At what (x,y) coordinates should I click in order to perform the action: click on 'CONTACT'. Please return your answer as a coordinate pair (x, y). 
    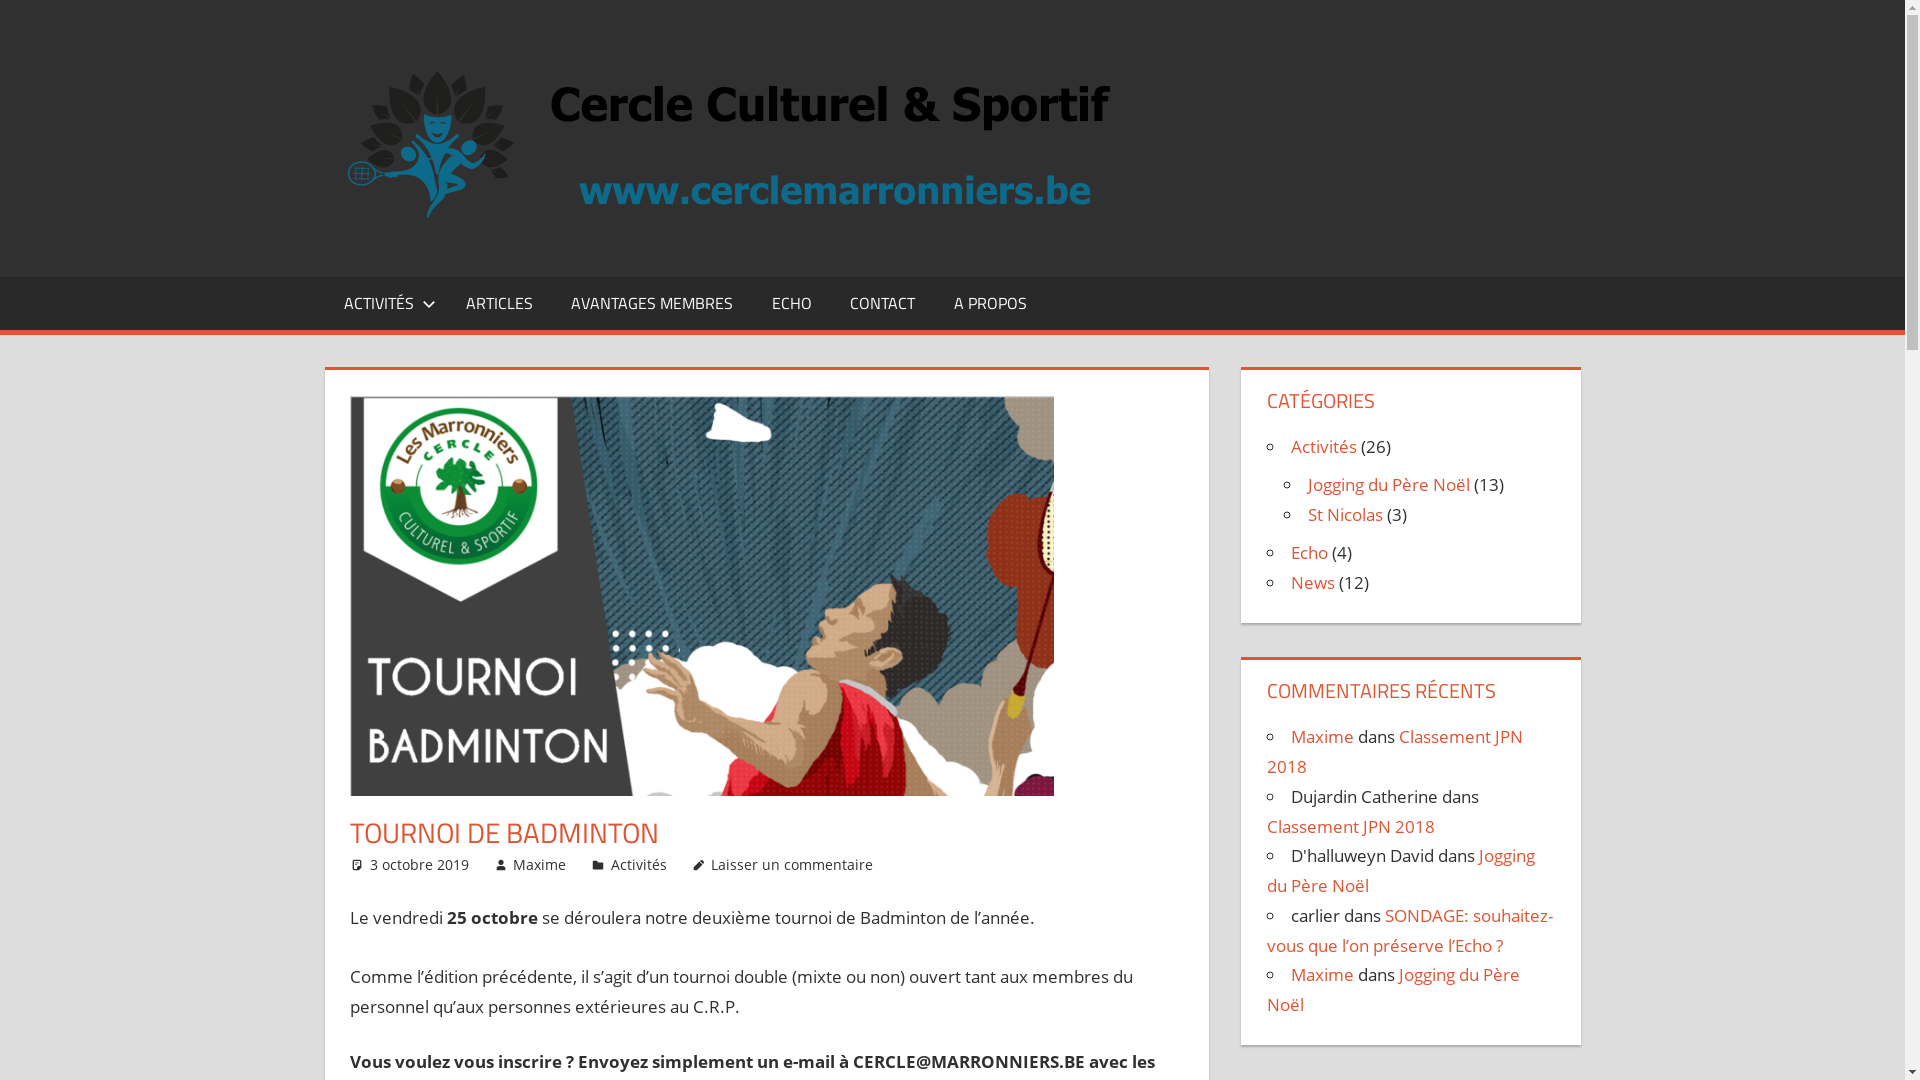
    Looking at the image, I should click on (881, 303).